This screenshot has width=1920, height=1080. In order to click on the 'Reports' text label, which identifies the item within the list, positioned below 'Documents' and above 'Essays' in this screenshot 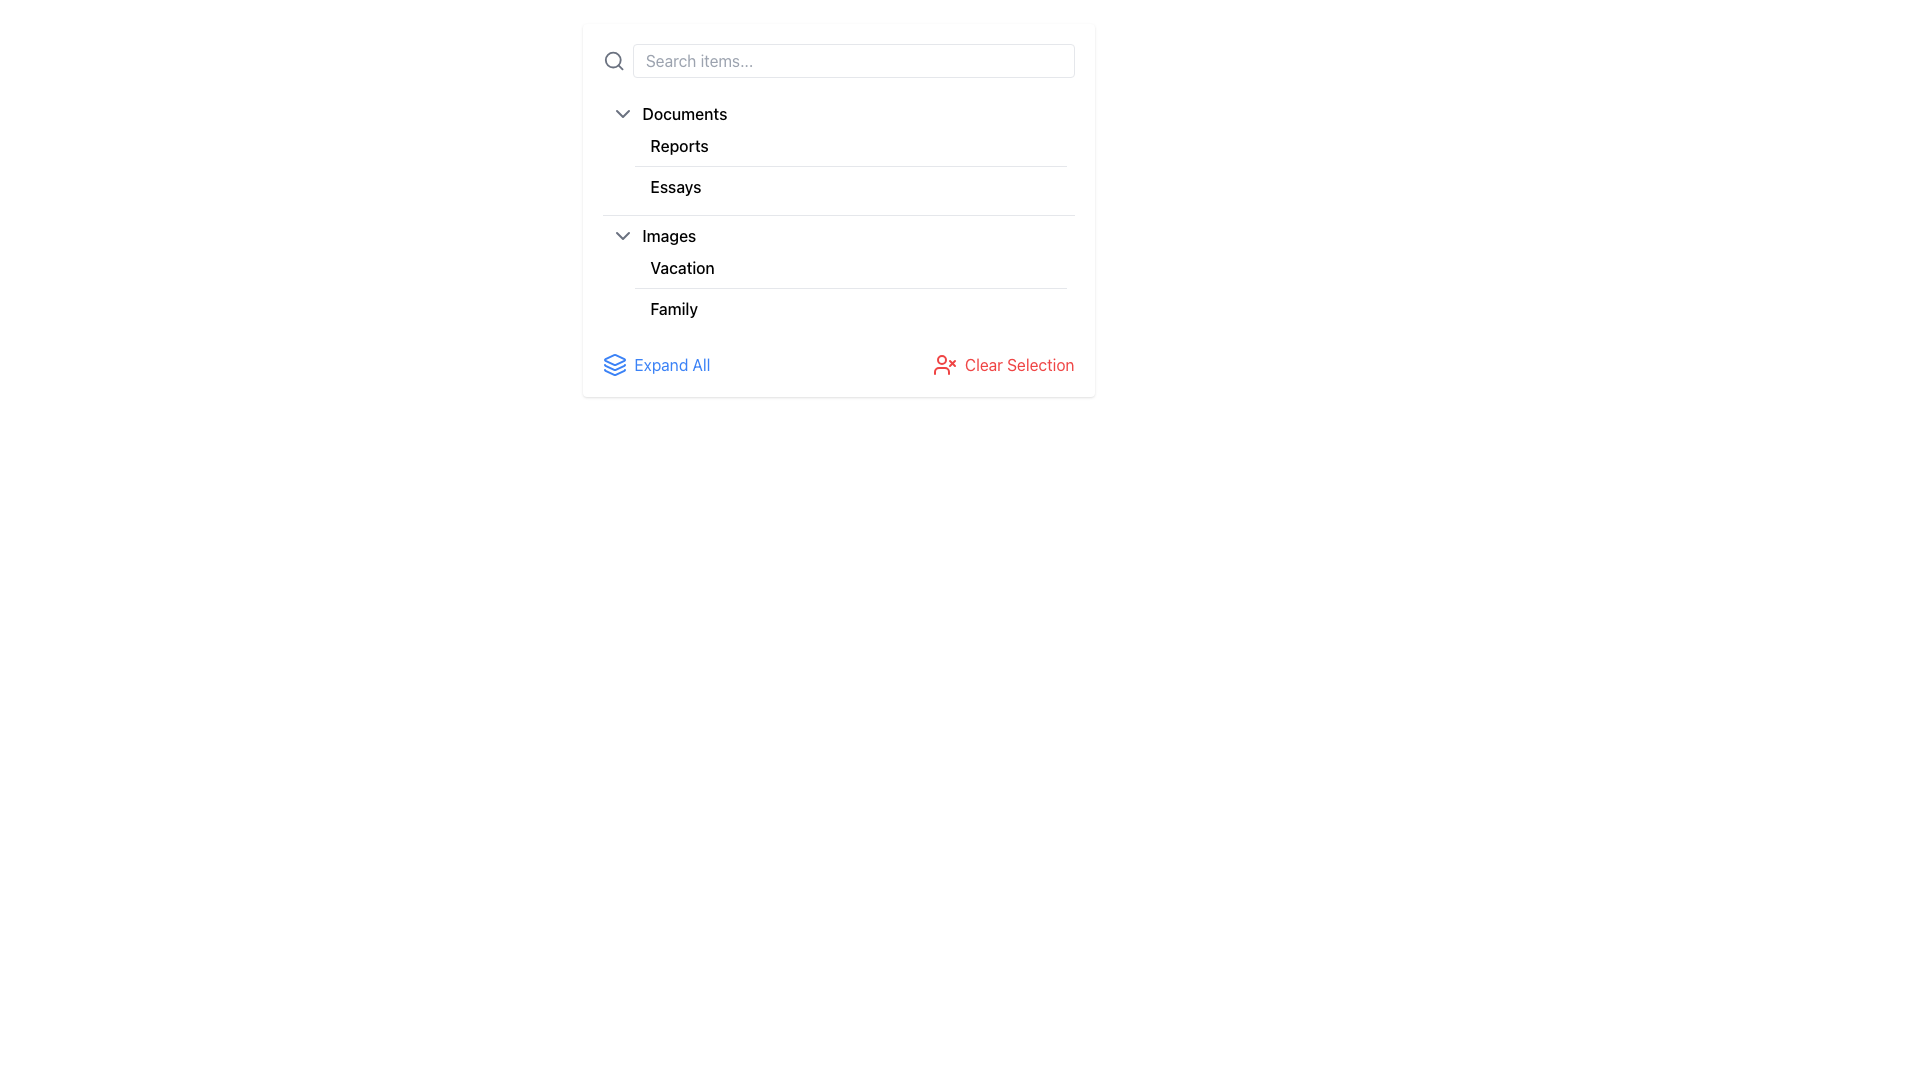, I will do `click(679, 145)`.